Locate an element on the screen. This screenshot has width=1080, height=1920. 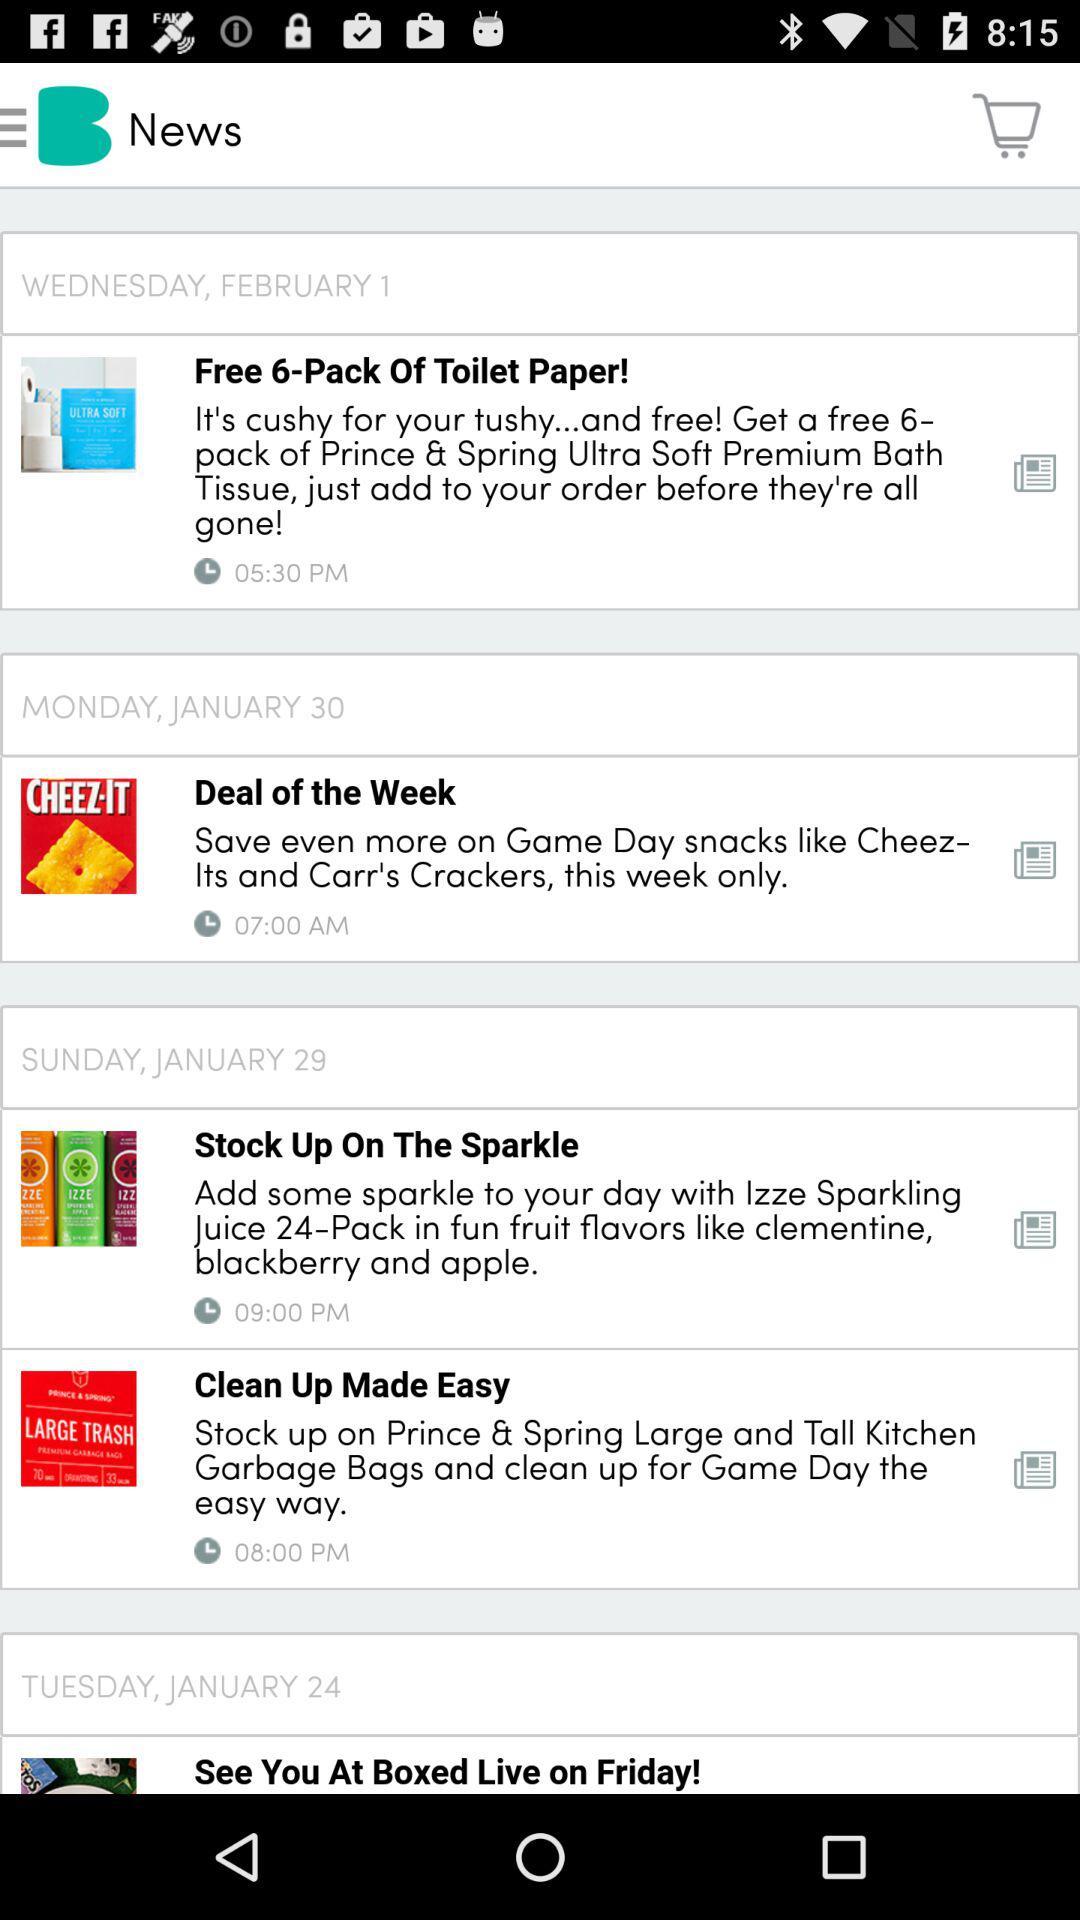
05:30 pm app is located at coordinates (291, 570).